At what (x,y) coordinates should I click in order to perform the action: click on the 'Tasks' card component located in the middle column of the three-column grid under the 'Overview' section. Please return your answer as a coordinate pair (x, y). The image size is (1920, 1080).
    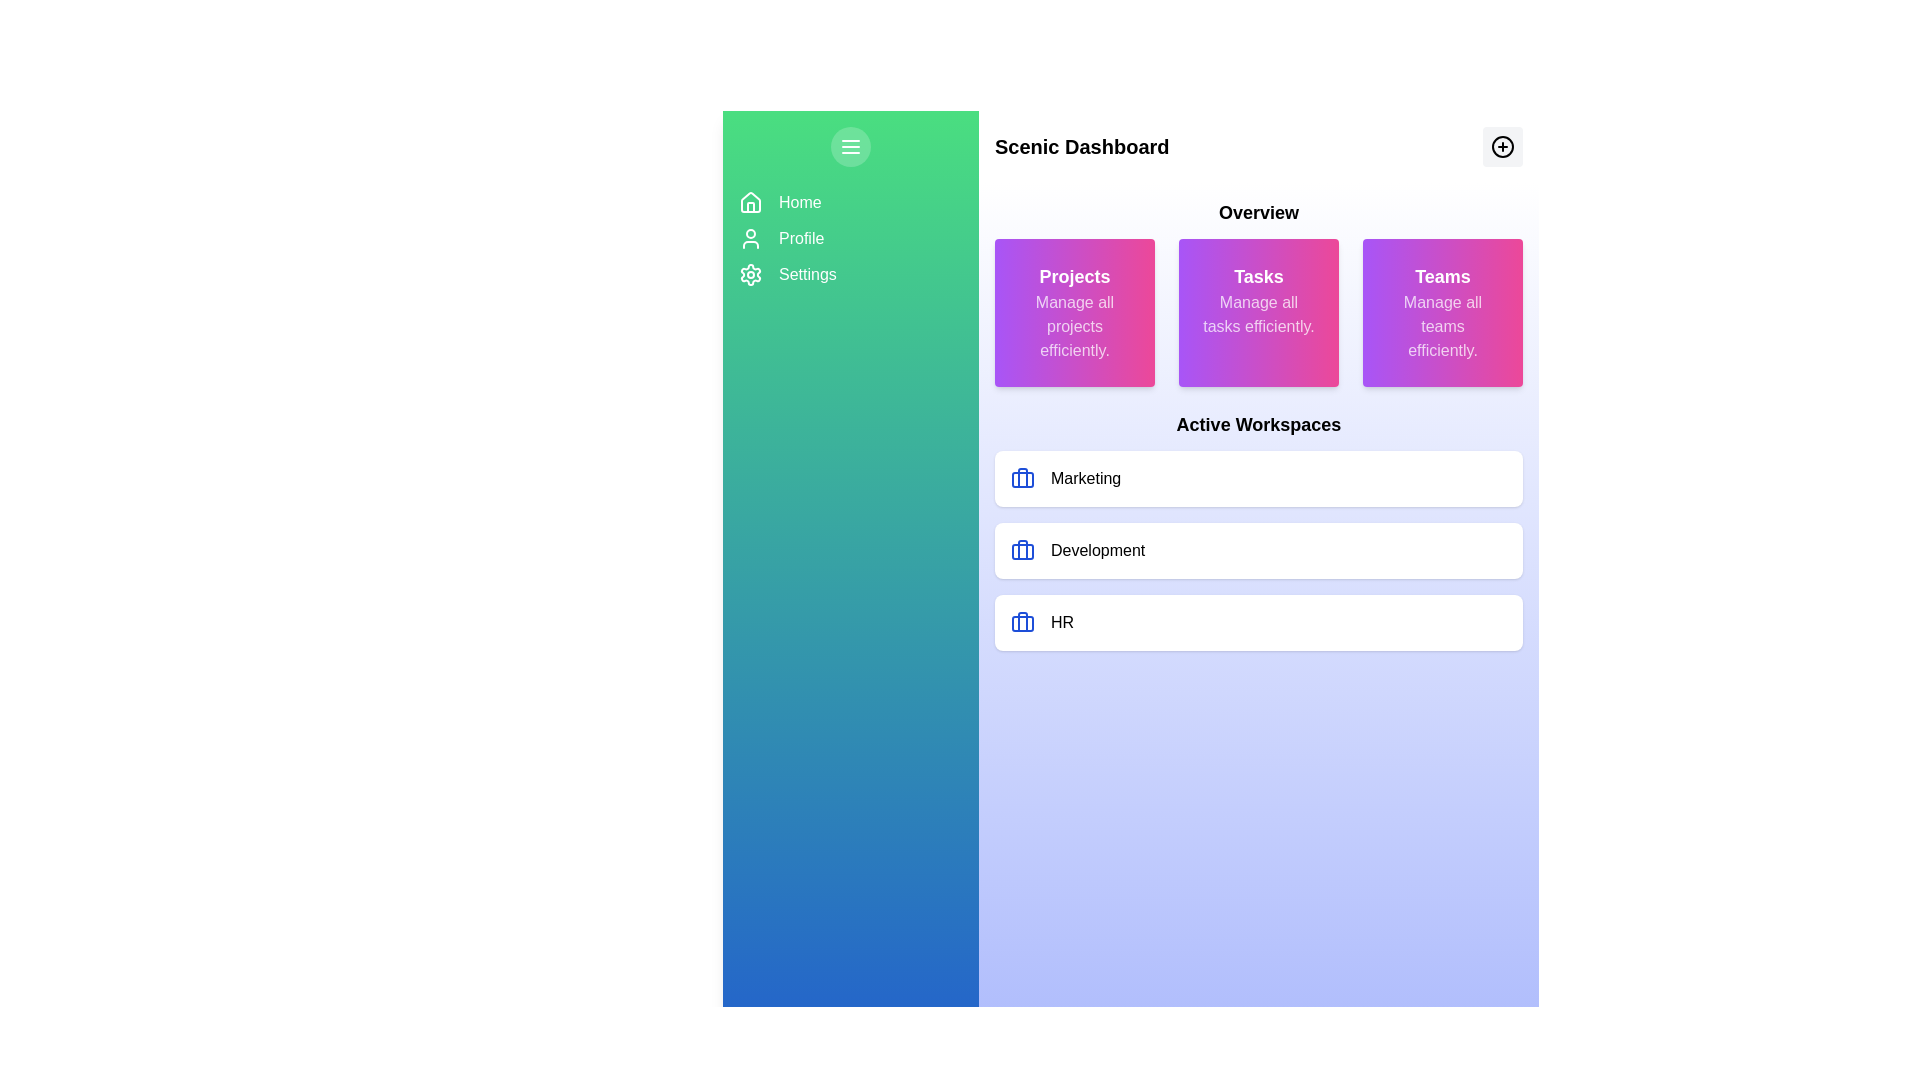
    Looking at the image, I should click on (1257, 312).